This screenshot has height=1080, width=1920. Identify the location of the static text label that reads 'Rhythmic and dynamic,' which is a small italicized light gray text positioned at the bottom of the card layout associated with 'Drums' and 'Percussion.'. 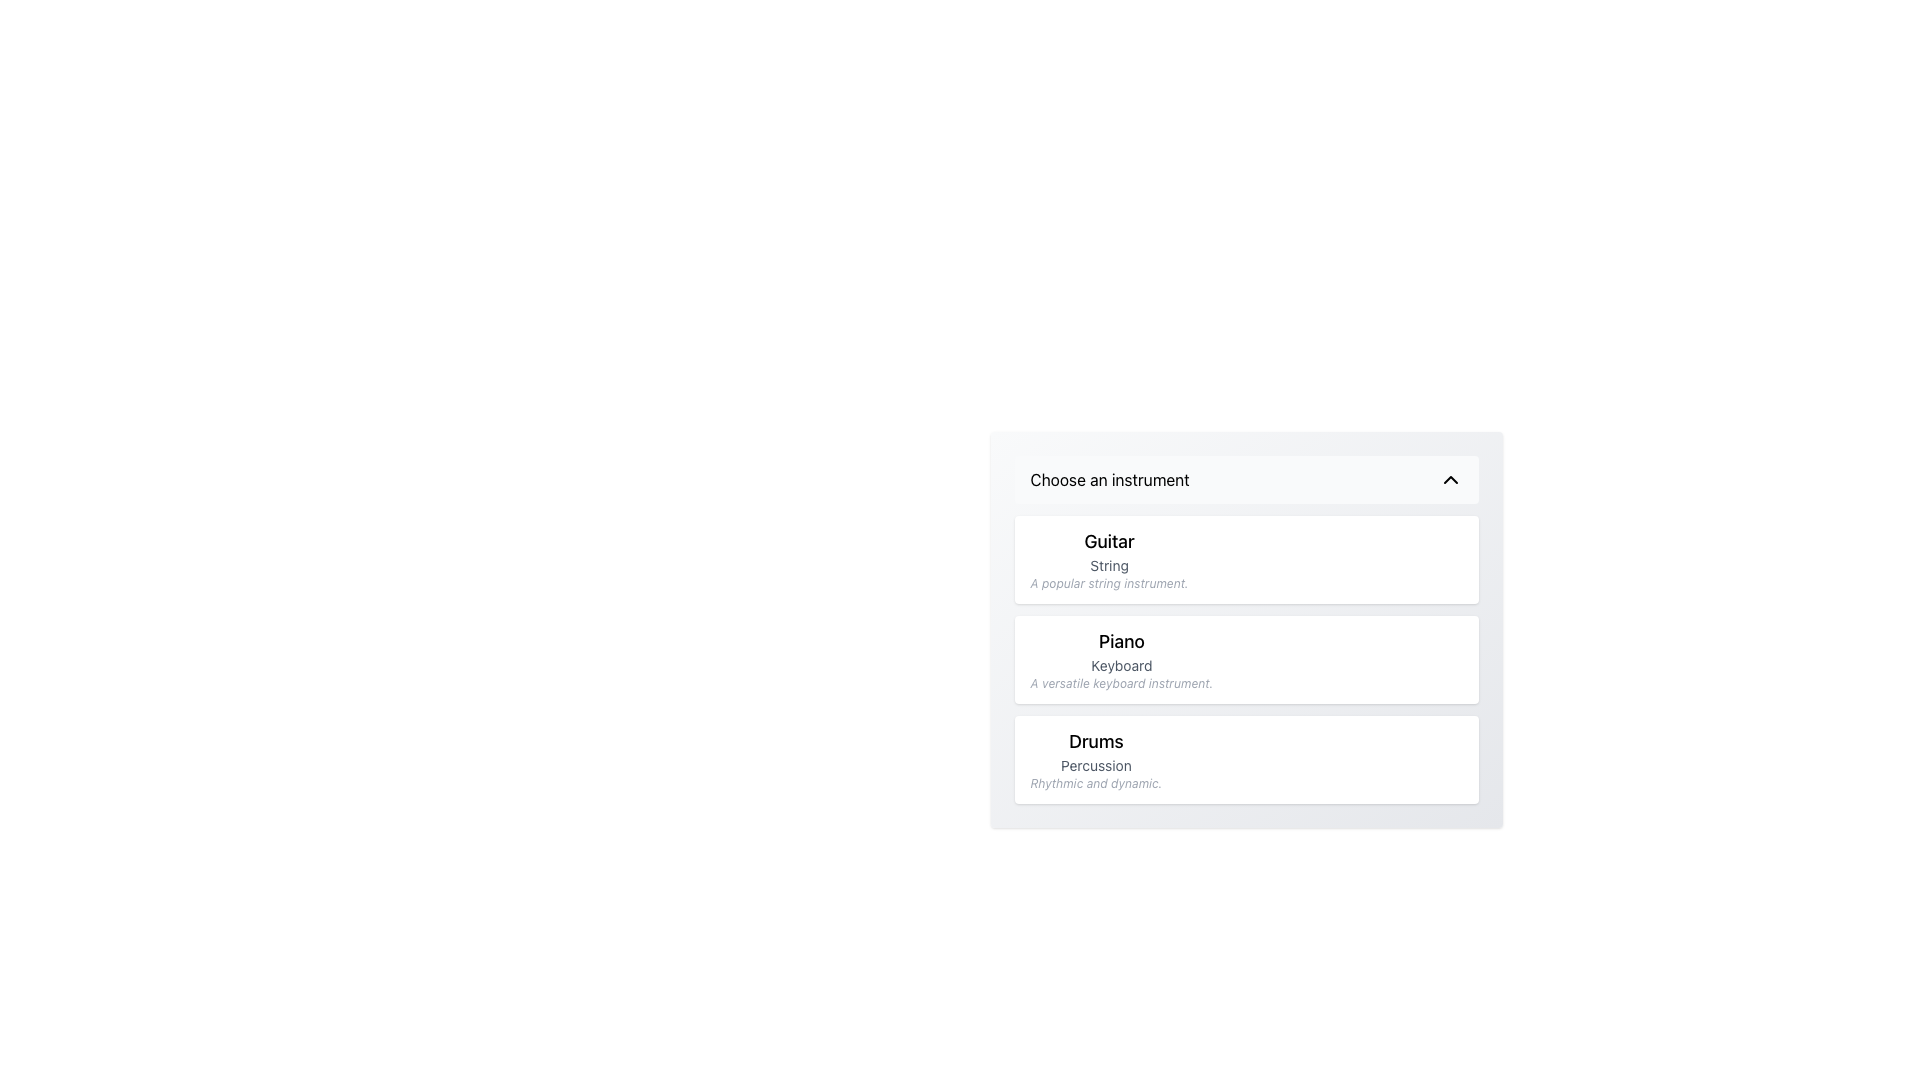
(1095, 782).